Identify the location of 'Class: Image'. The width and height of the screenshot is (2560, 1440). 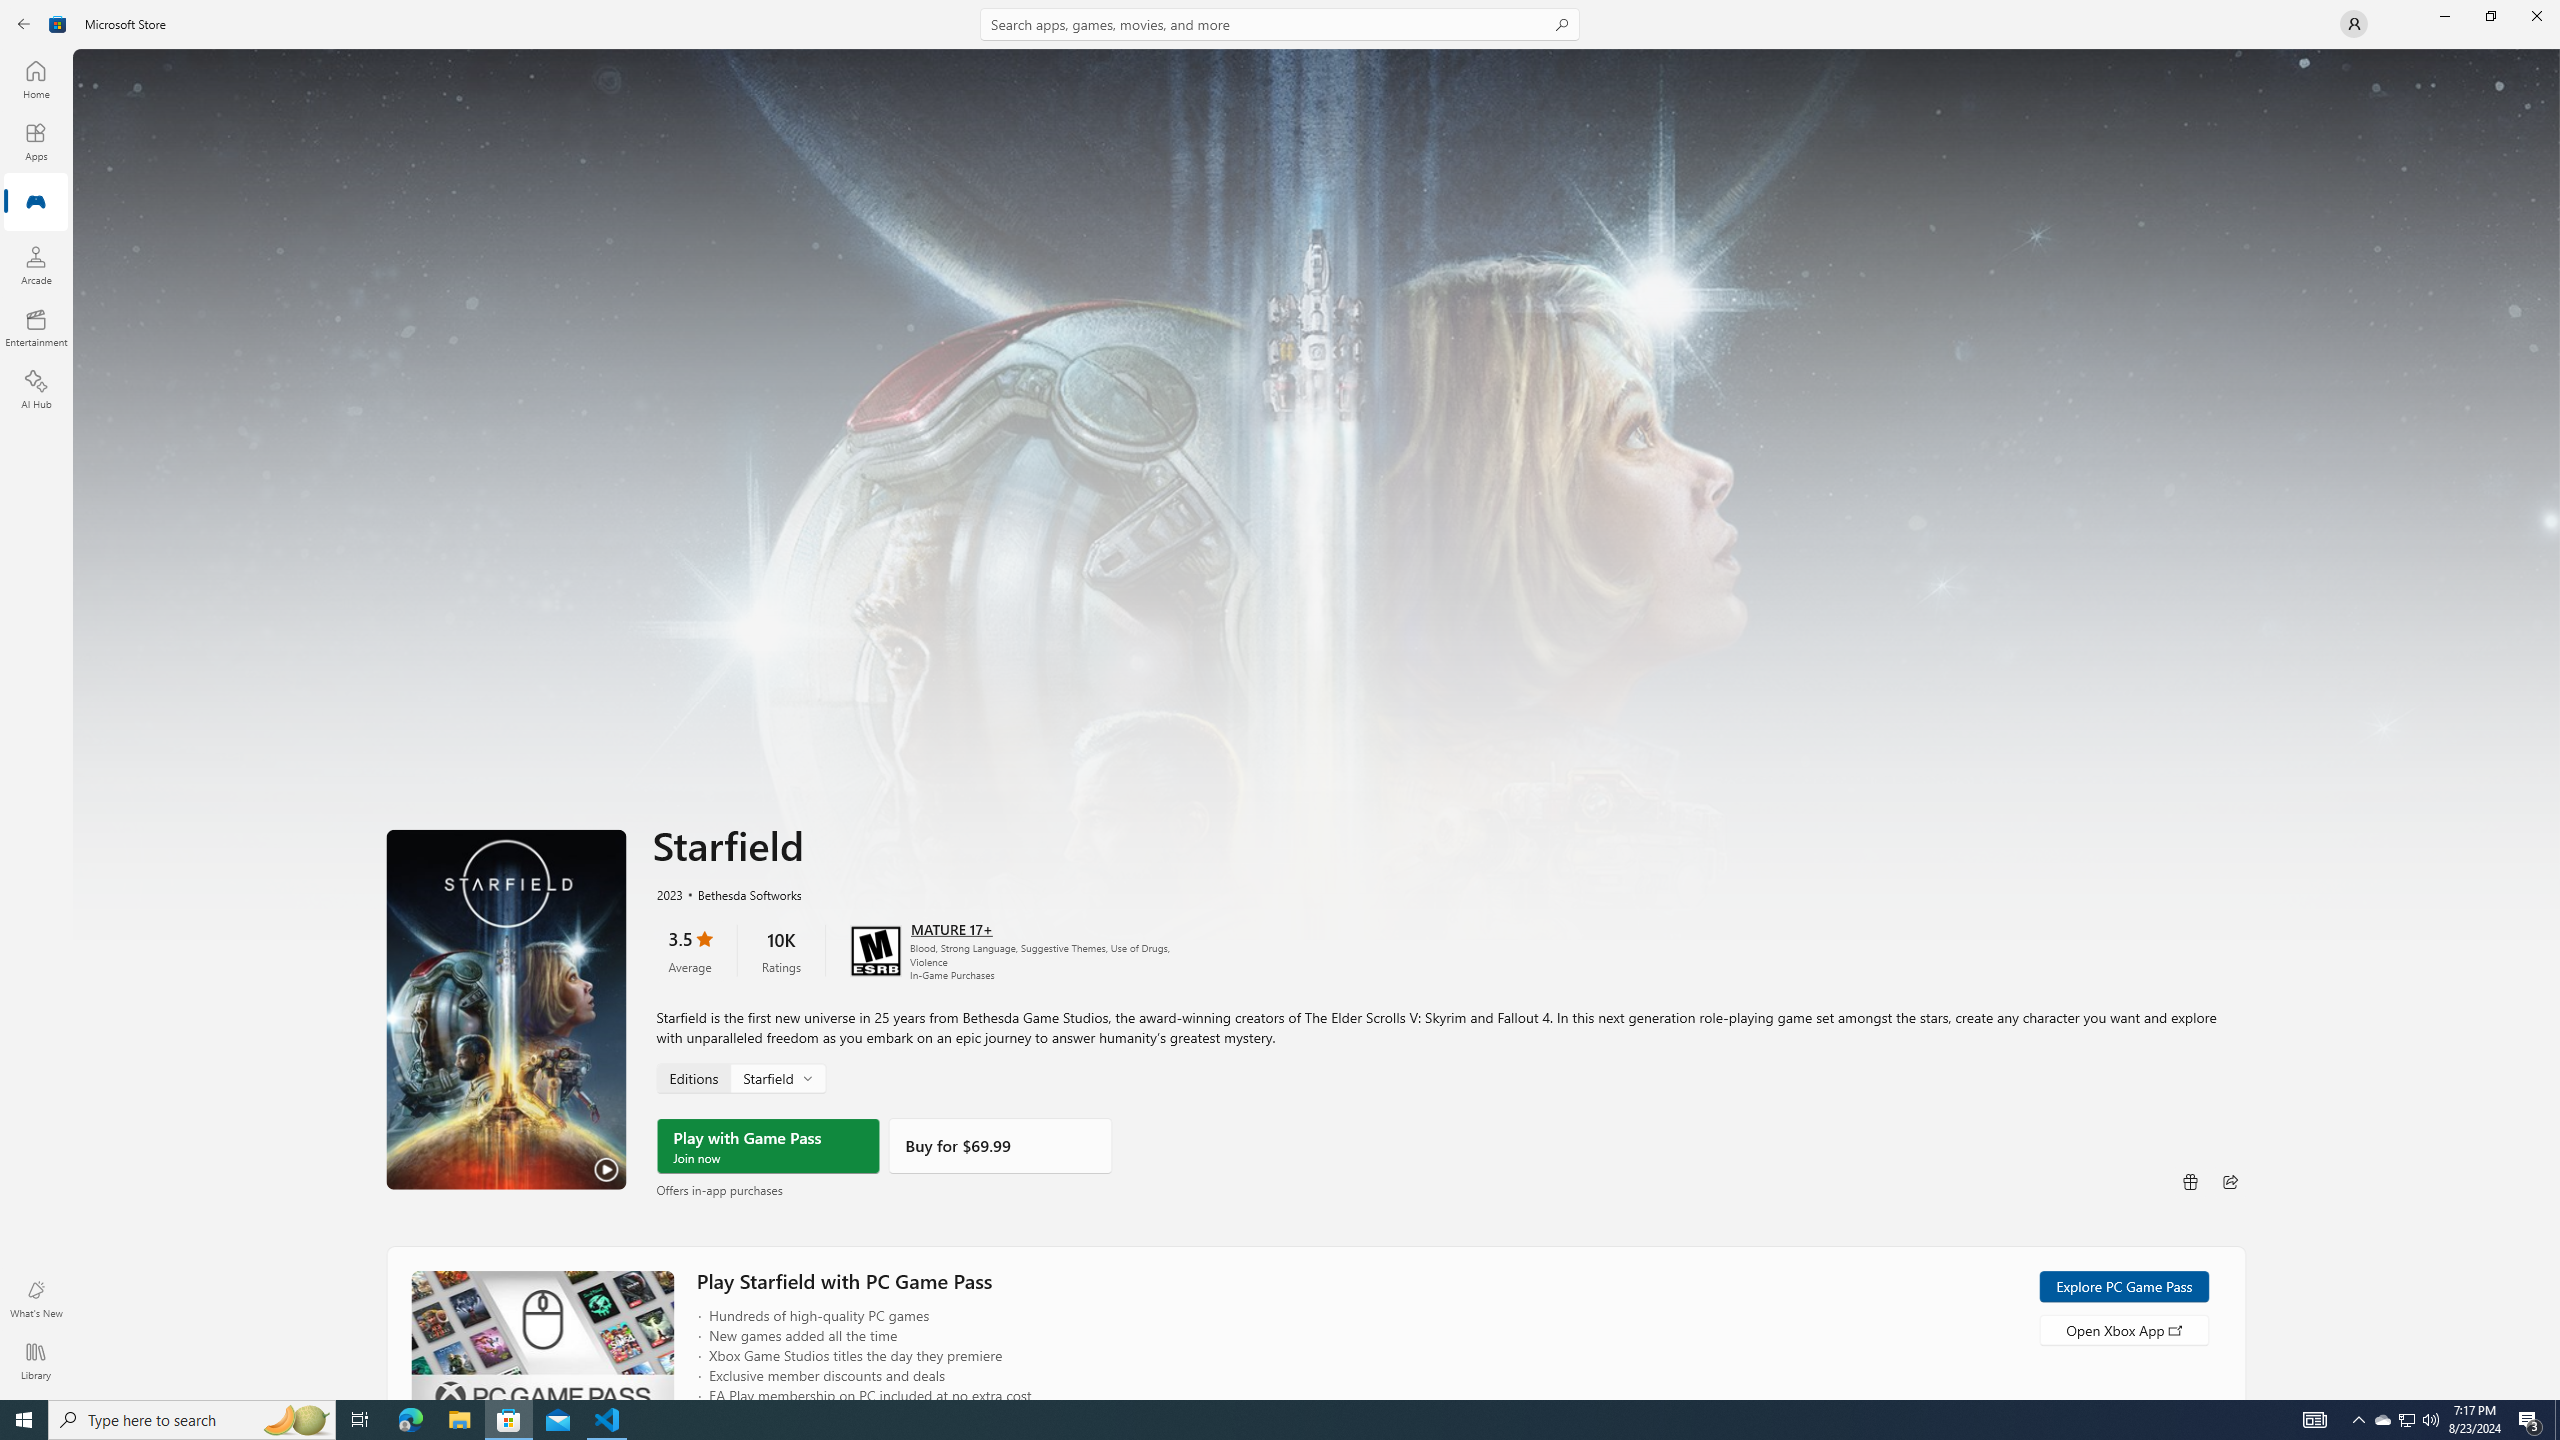
(57, 22).